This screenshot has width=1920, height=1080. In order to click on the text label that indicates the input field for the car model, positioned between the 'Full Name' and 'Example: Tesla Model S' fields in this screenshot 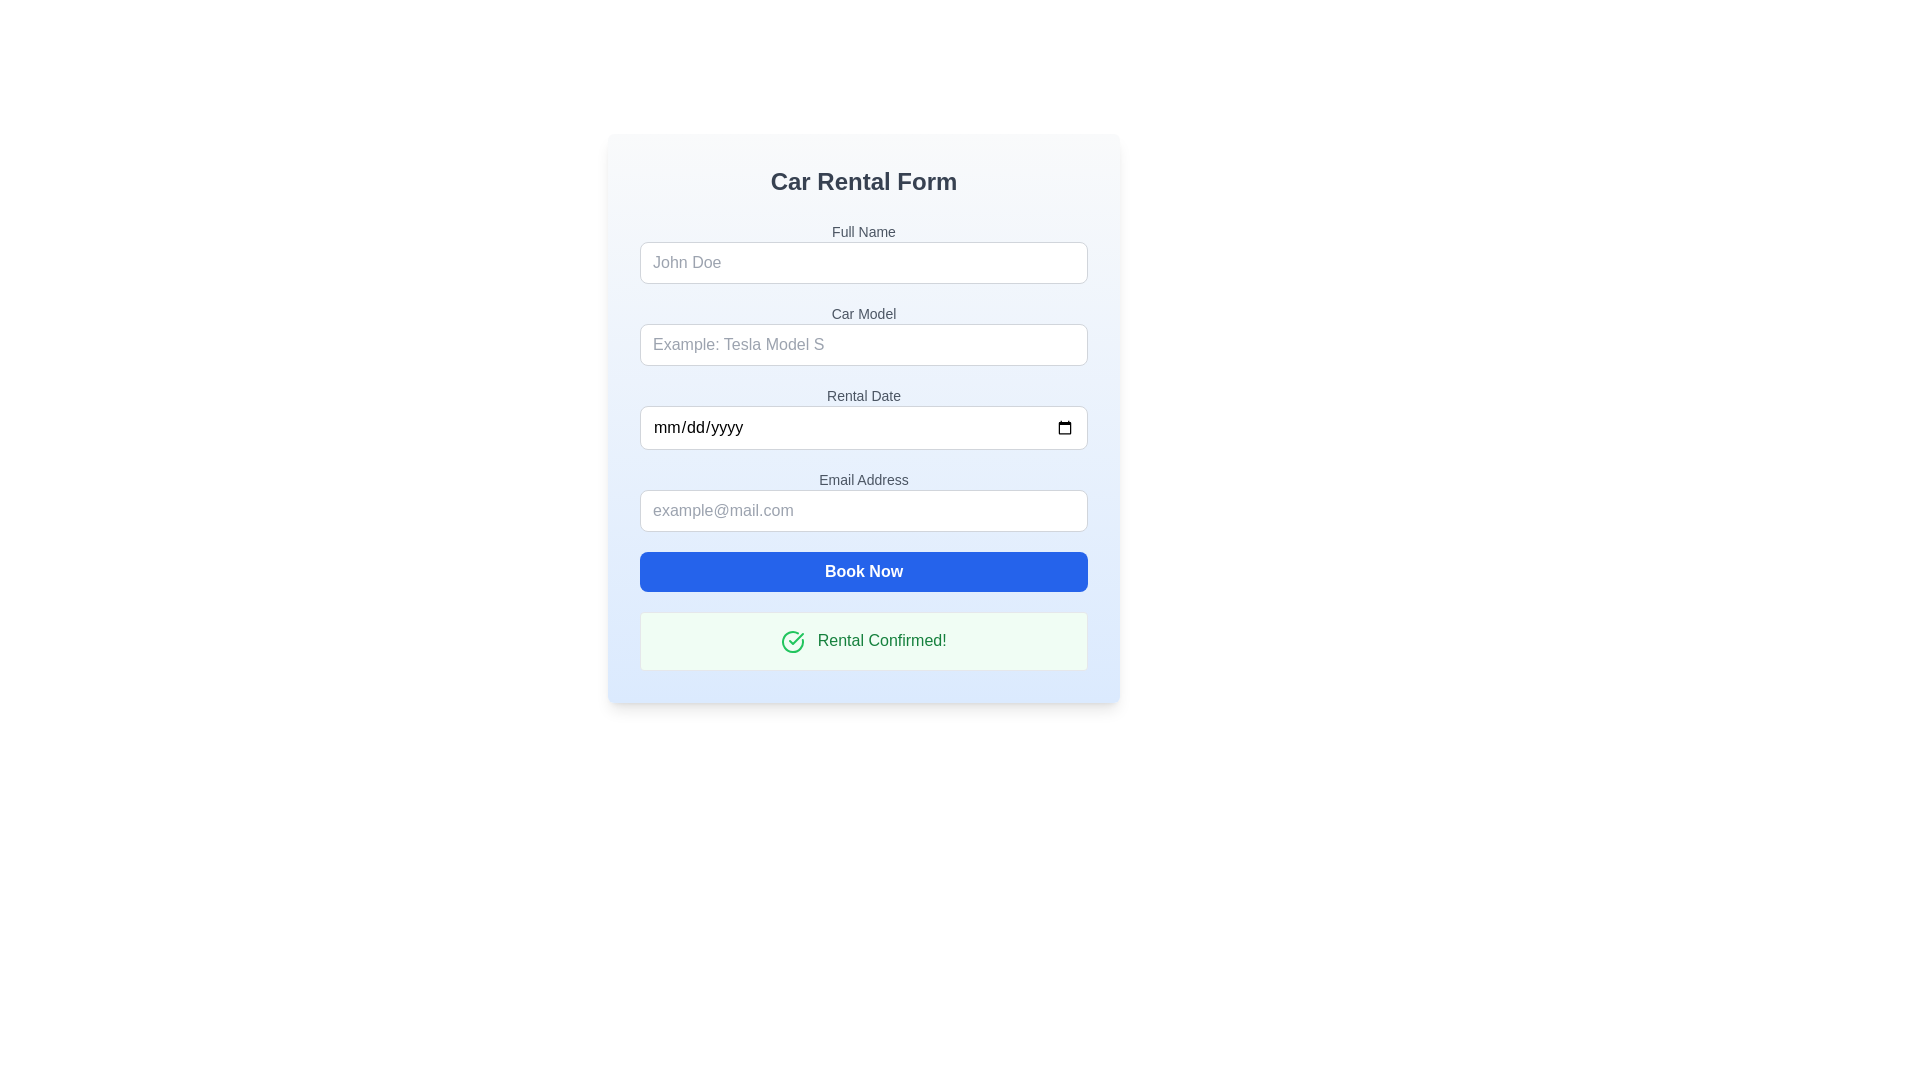, I will do `click(864, 313)`.